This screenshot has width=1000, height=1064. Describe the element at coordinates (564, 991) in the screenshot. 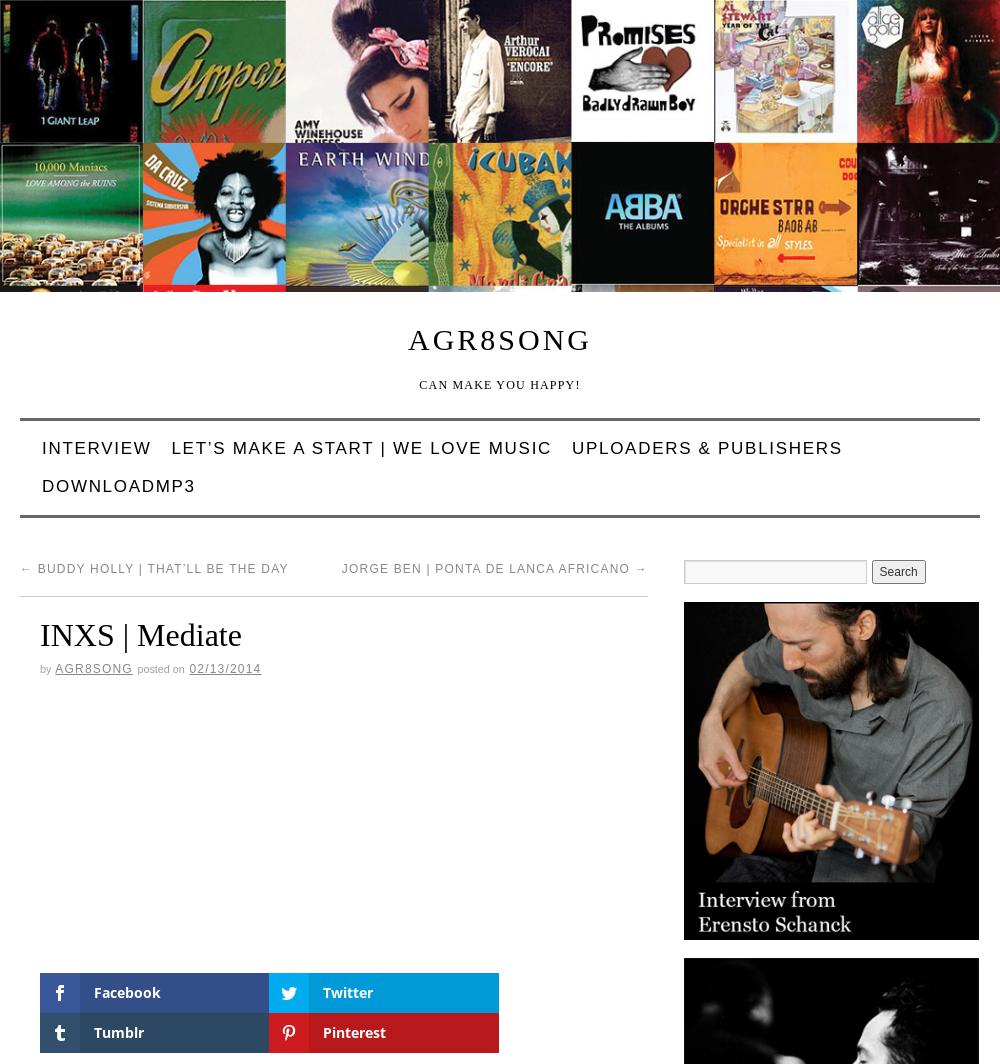

I see `'Pinterest'` at that location.